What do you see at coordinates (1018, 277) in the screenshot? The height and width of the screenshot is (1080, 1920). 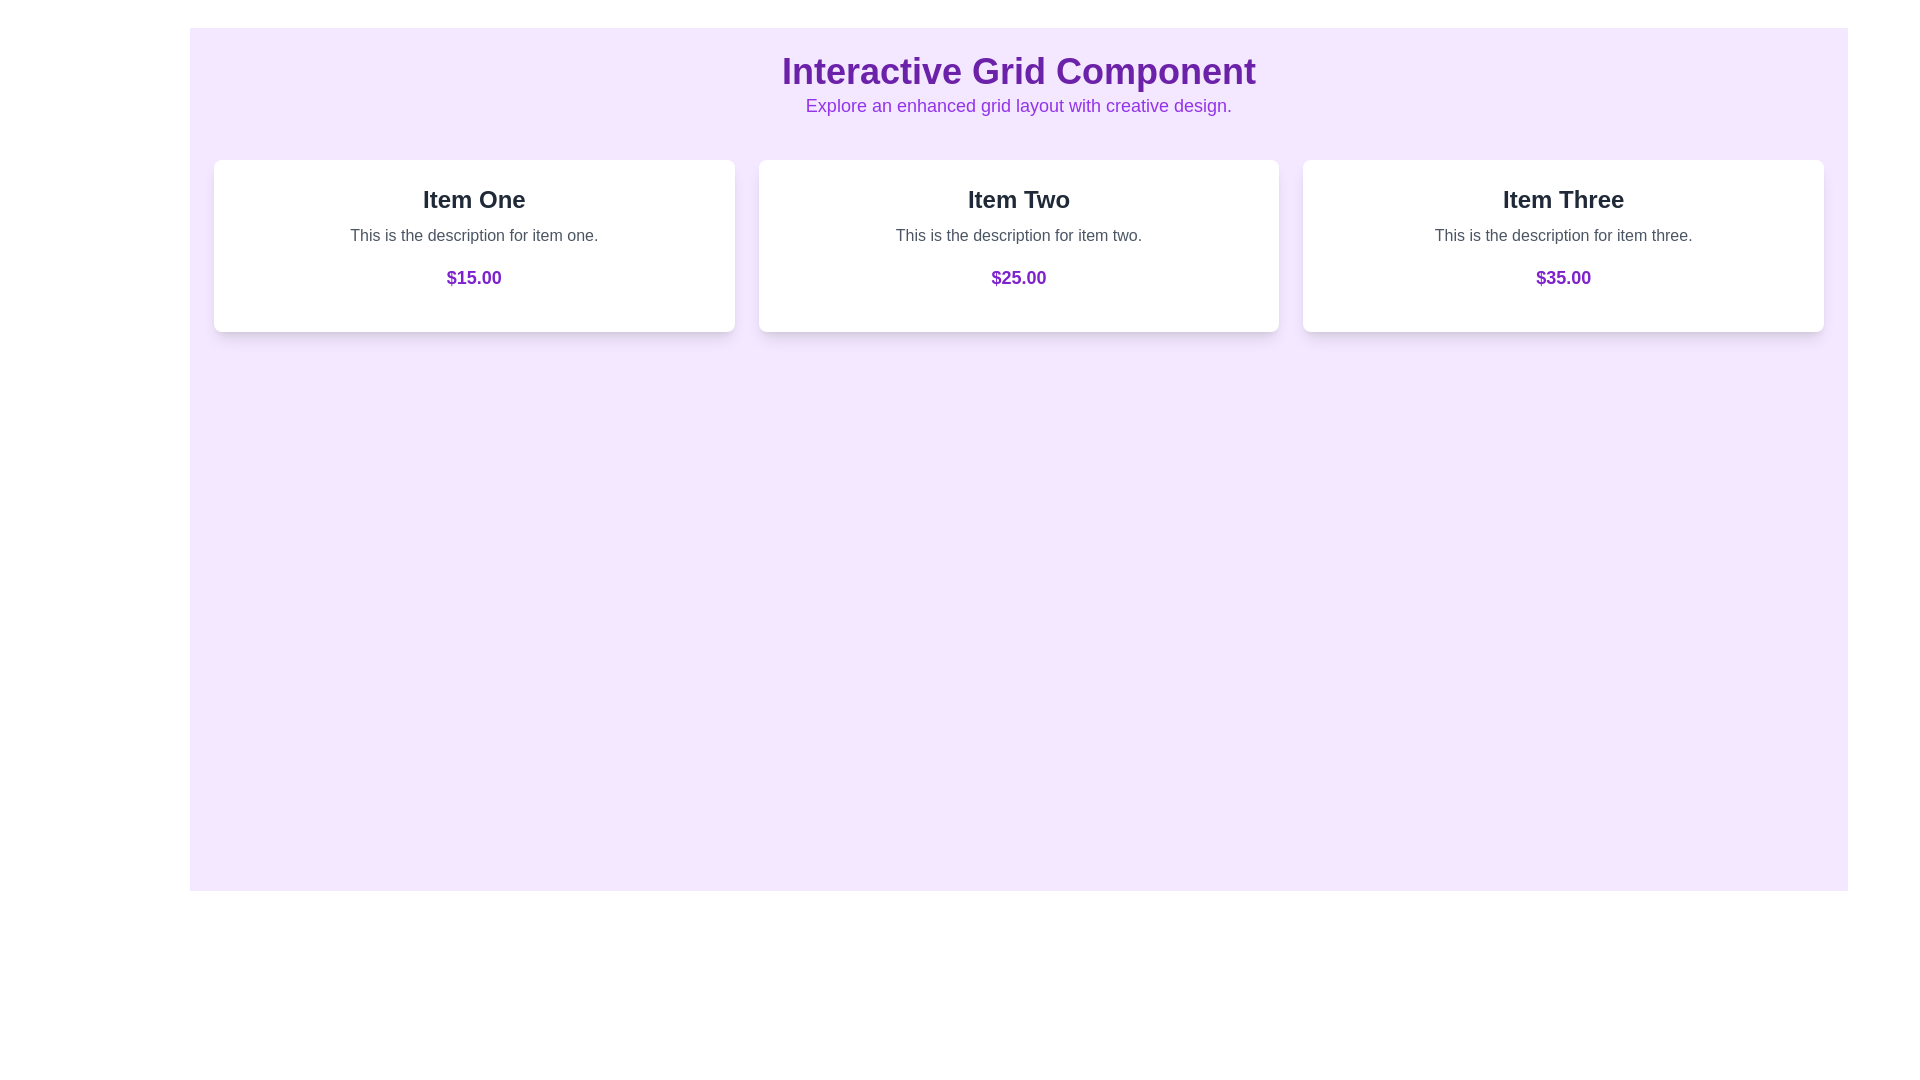 I see `the text label displaying '$25.00' in purple bold font, located underneath the description in the 'Item Two' card` at bounding box center [1018, 277].